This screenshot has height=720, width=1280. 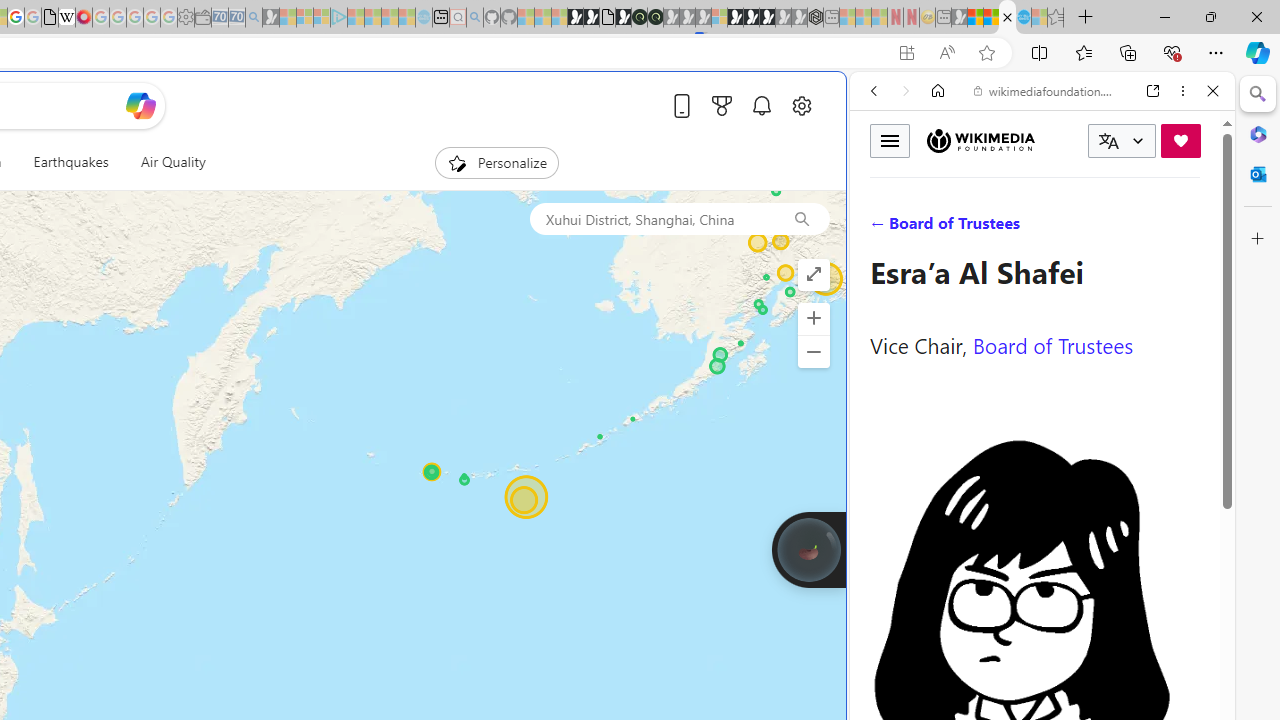 I want to click on 'Preferences', so click(x=1189, y=227).